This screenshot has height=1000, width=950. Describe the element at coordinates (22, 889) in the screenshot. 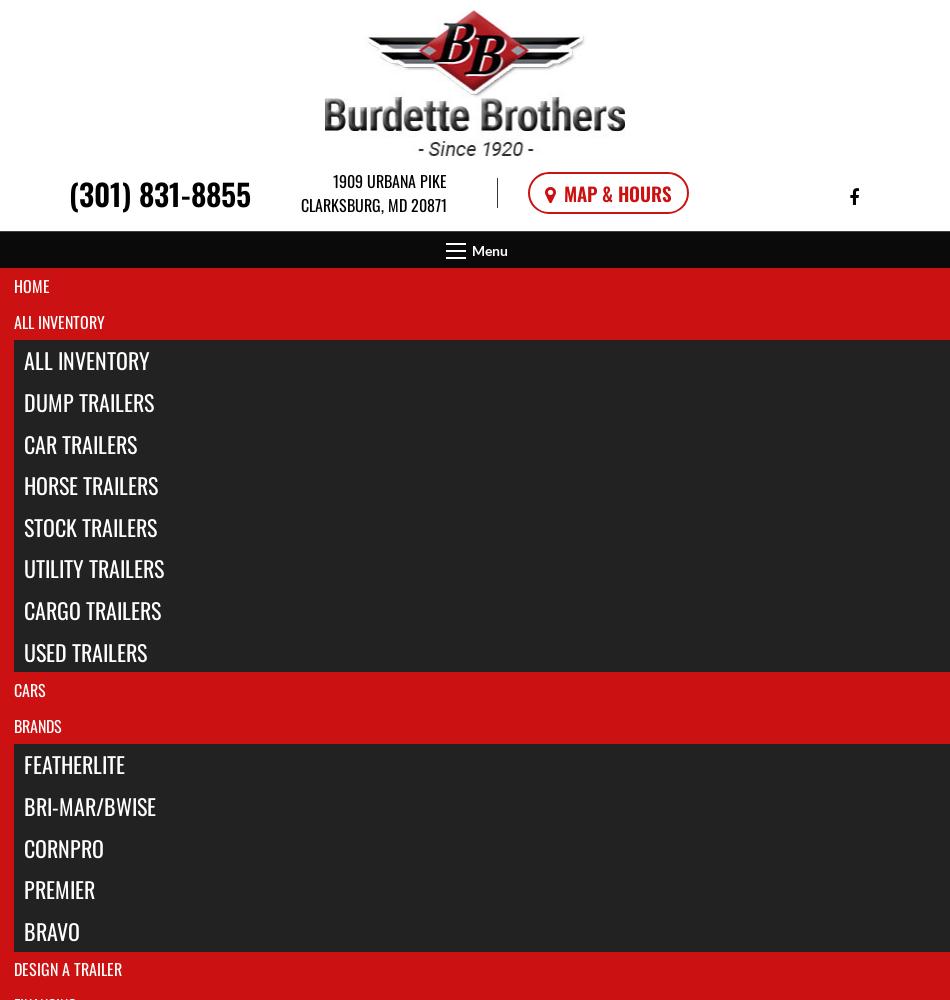

I see `'Premier'` at that location.